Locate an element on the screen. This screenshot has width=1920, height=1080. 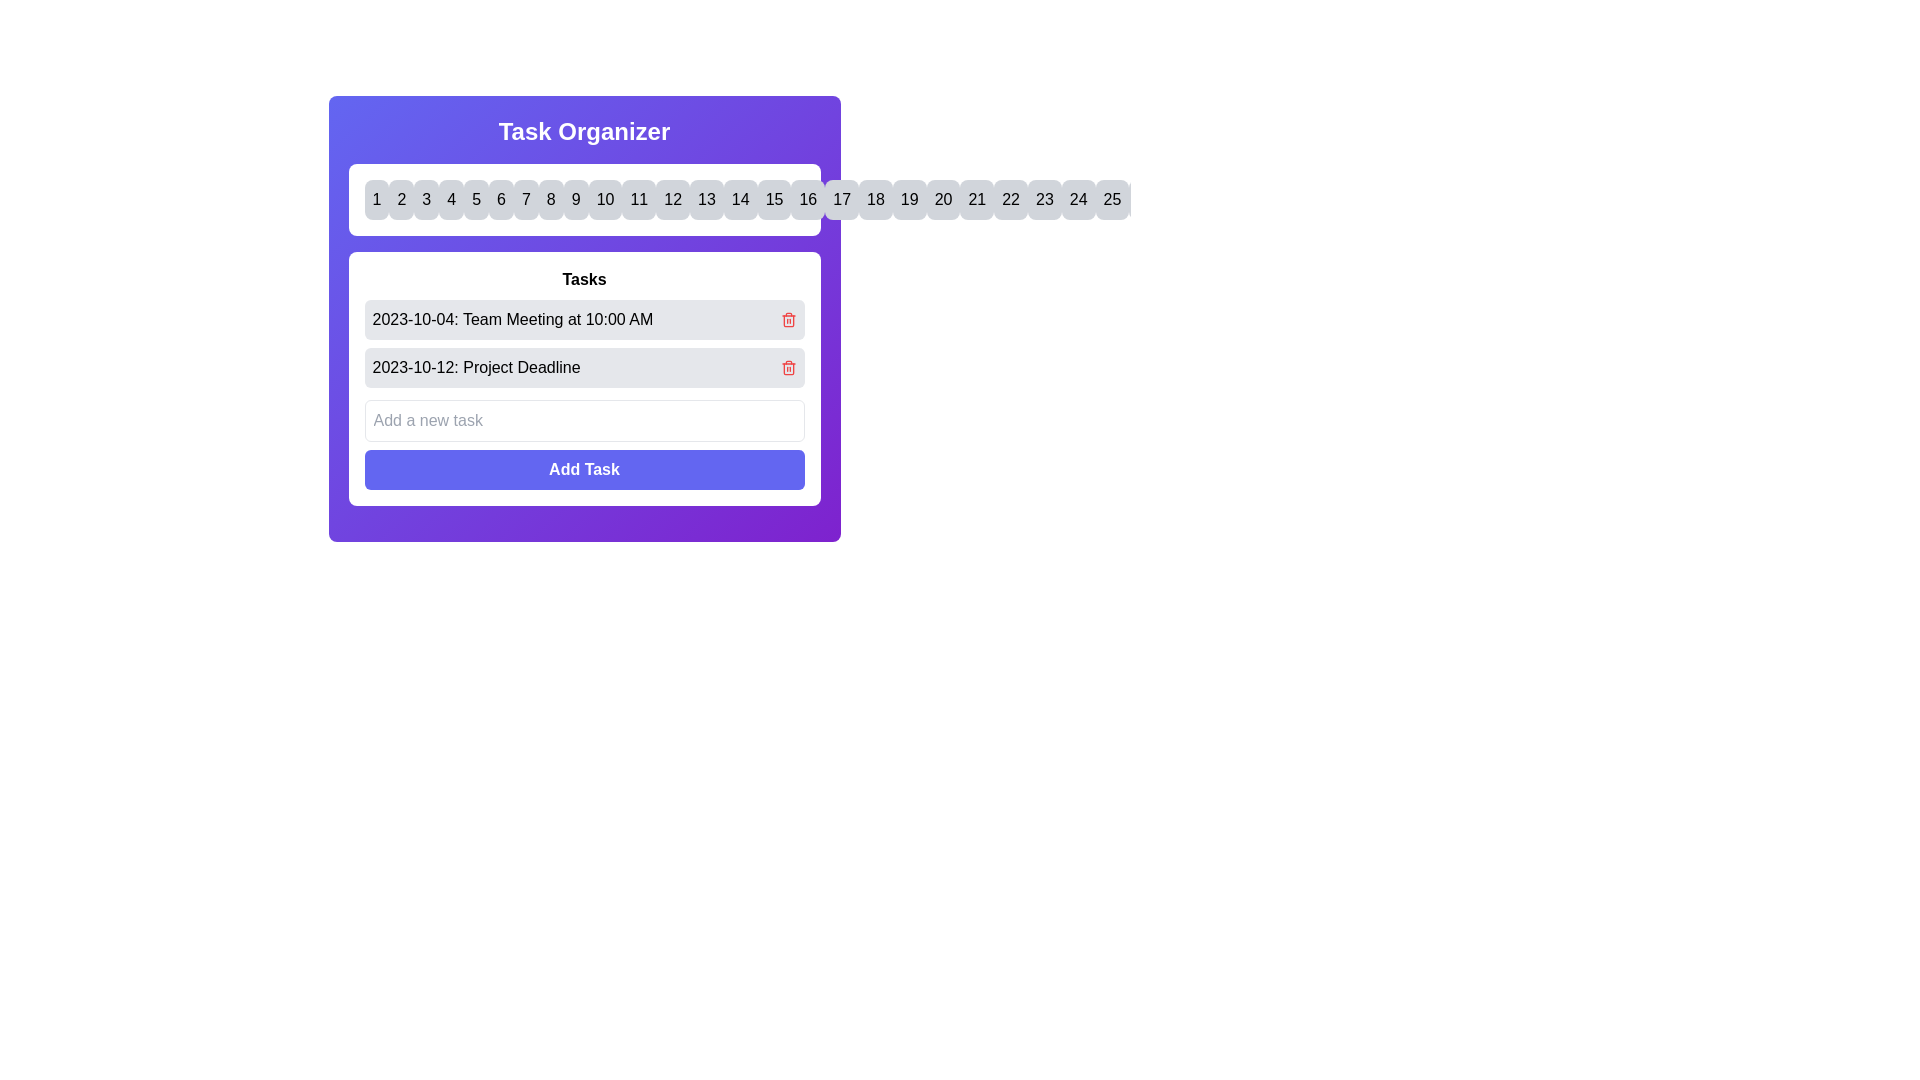
the 25th rounded rectangular button with a light gray background containing the number '25' in black text is located at coordinates (1111, 200).